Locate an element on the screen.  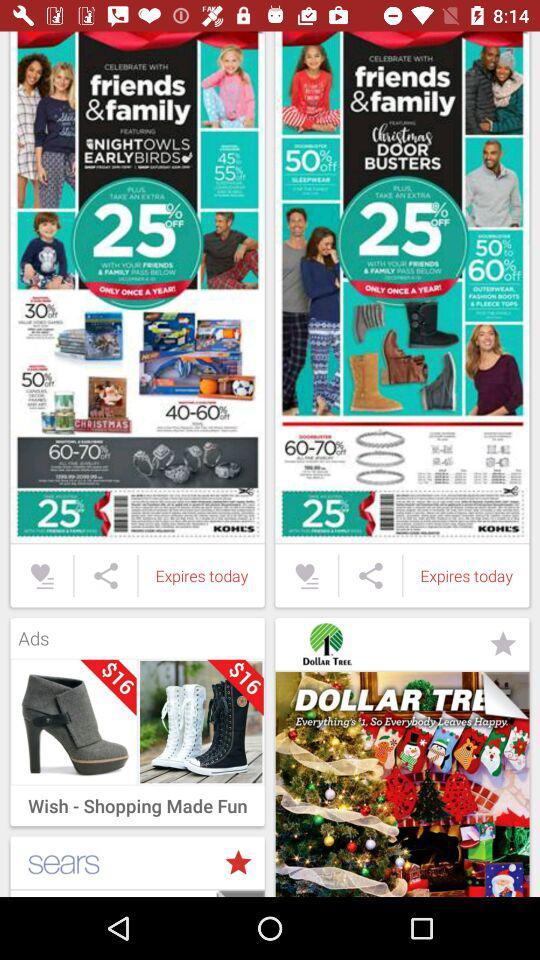
the ads is located at coordinates (136, 632).